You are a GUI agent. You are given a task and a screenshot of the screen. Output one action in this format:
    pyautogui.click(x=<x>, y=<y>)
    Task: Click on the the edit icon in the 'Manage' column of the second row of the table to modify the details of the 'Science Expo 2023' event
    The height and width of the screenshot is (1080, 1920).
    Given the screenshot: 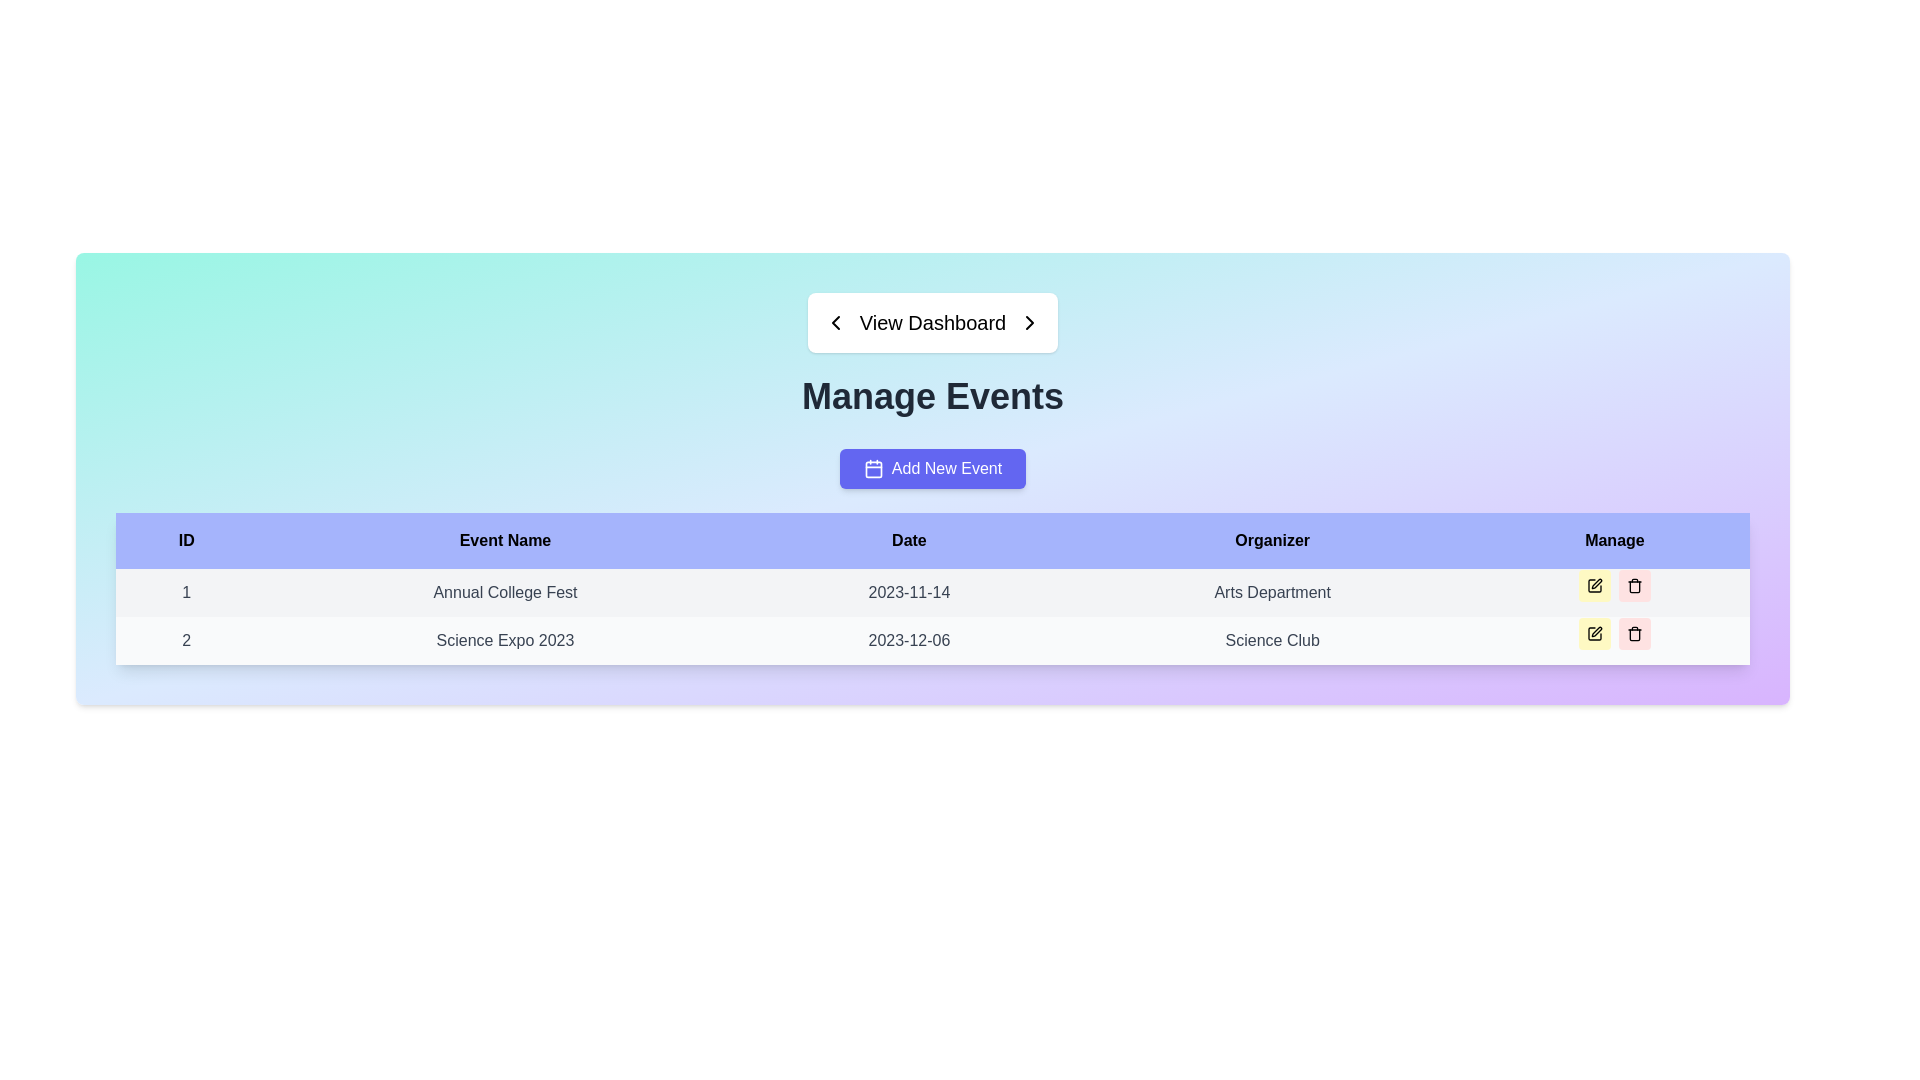 What is the action you would take?
    pyautogui.click(x=1595, y=632)
    